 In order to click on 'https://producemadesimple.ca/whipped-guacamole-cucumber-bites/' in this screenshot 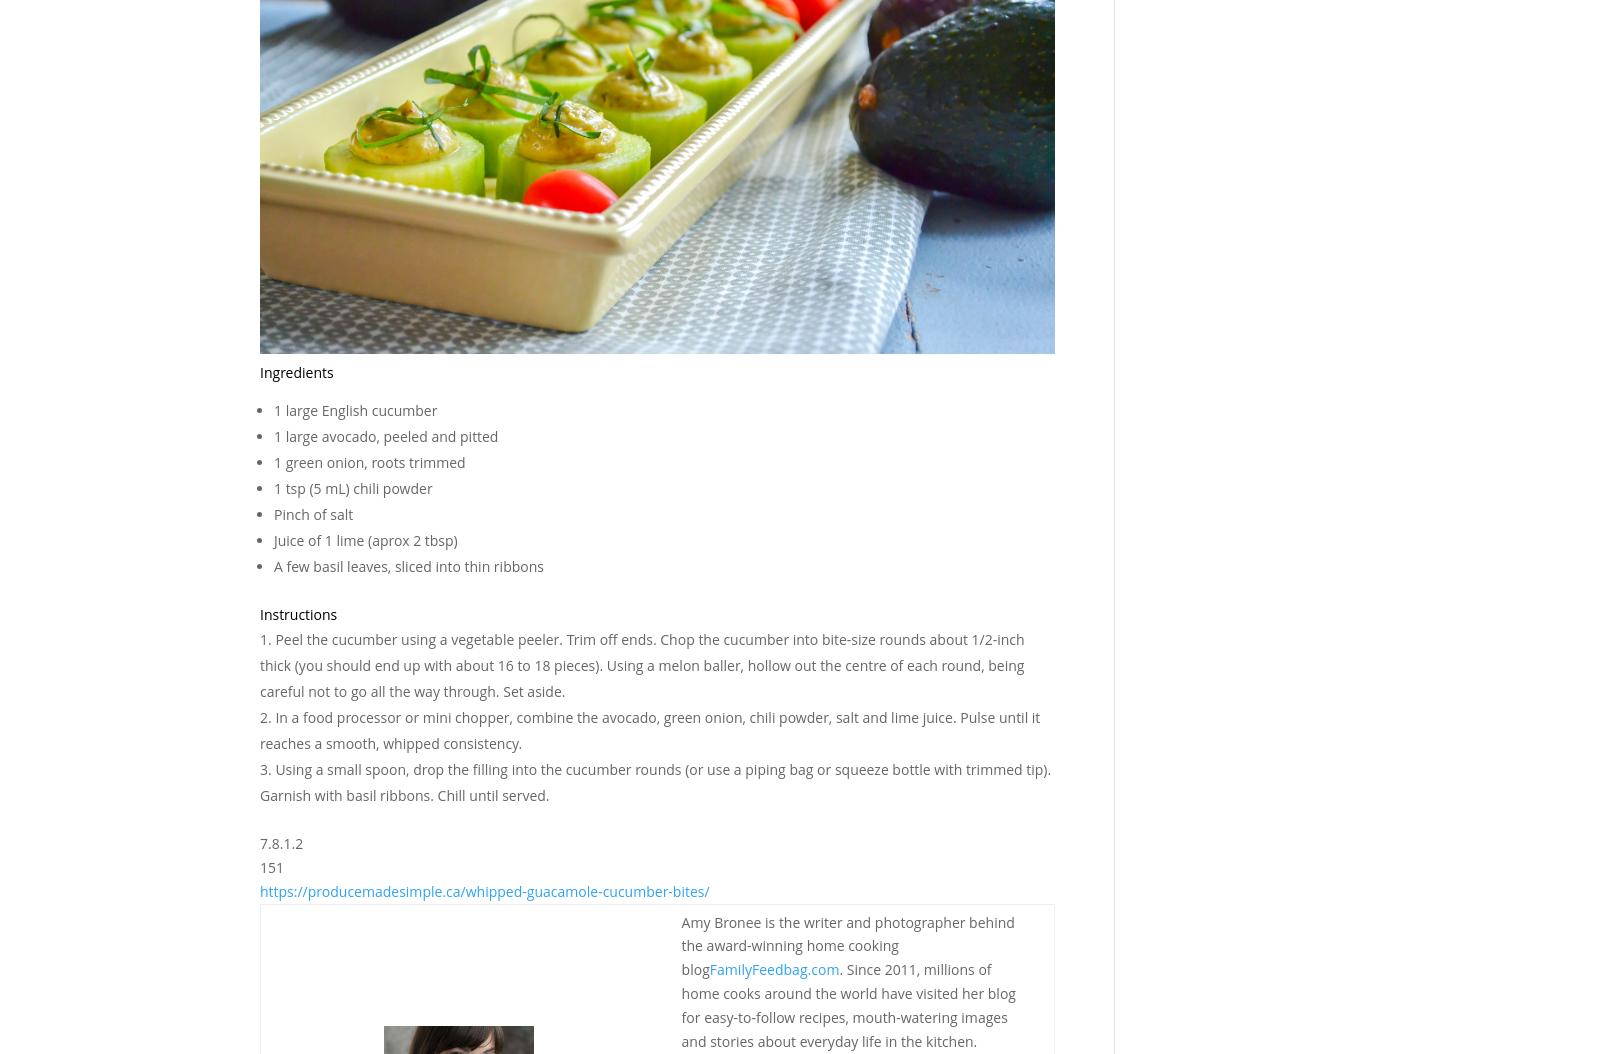, I will do `click(483, 890)`.